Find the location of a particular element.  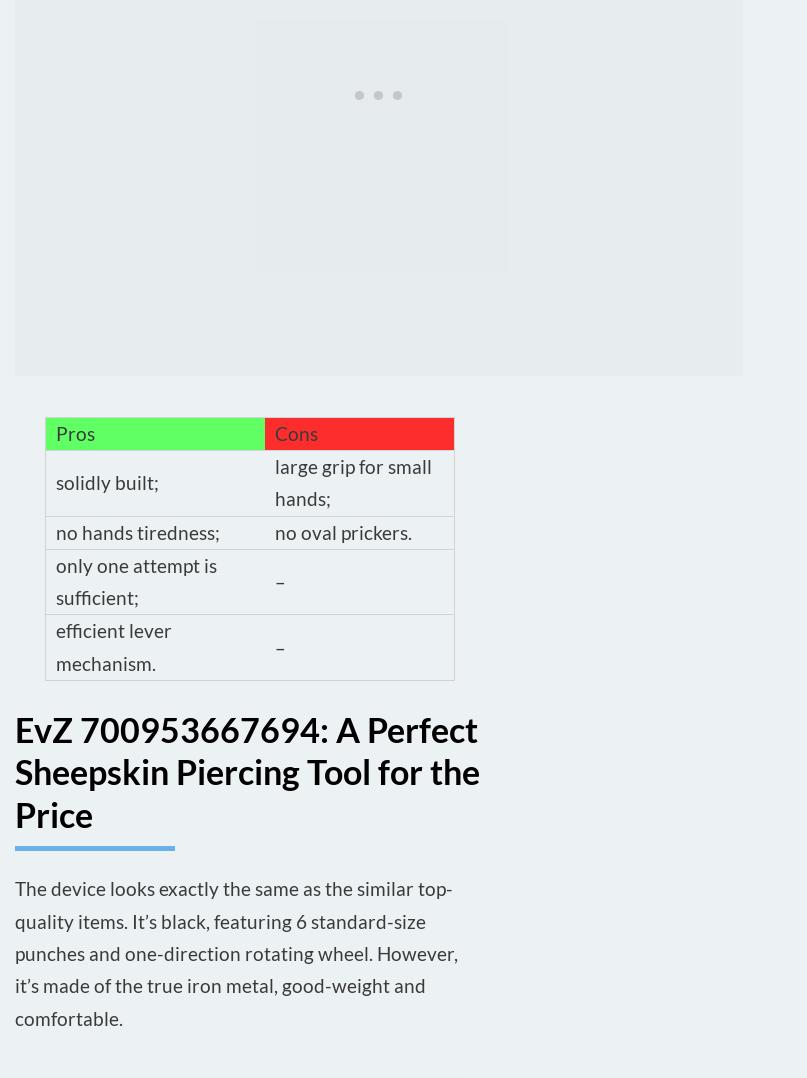

'Pros' is located at coordinates (75, 432).